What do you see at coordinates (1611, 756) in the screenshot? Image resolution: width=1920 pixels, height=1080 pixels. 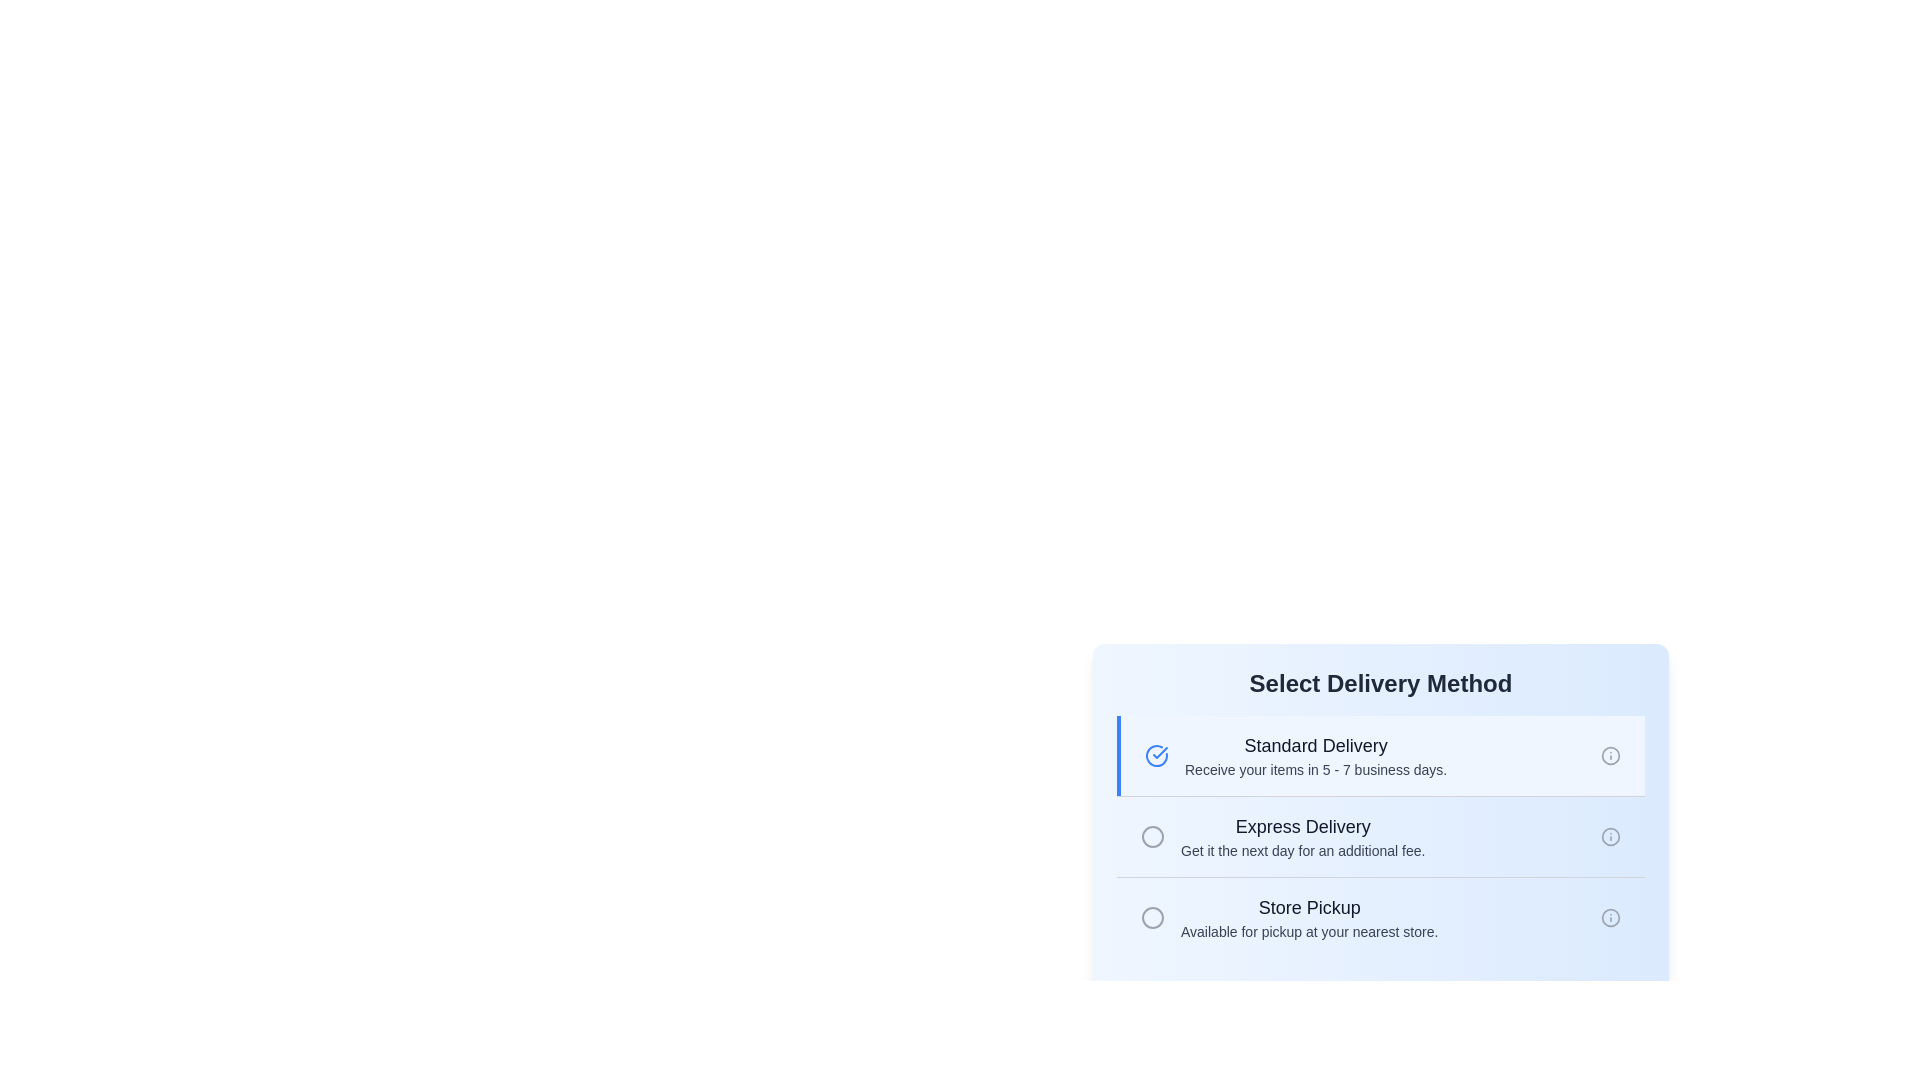 I see `the circular SVG graphic element that is part of the information icon, which is adjacent to the Standard Delivery text in the delivery method selection menu` at bounding box center [1611, 756].